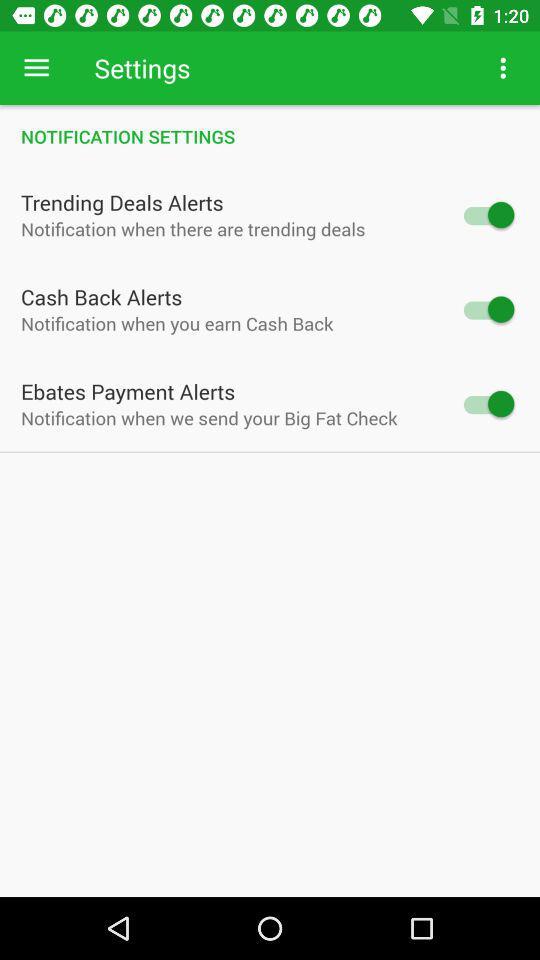  What do you see at coordinates (128, 390) in the screenshot?
I see `the item below notification when you` at bounding box center [128, 390].